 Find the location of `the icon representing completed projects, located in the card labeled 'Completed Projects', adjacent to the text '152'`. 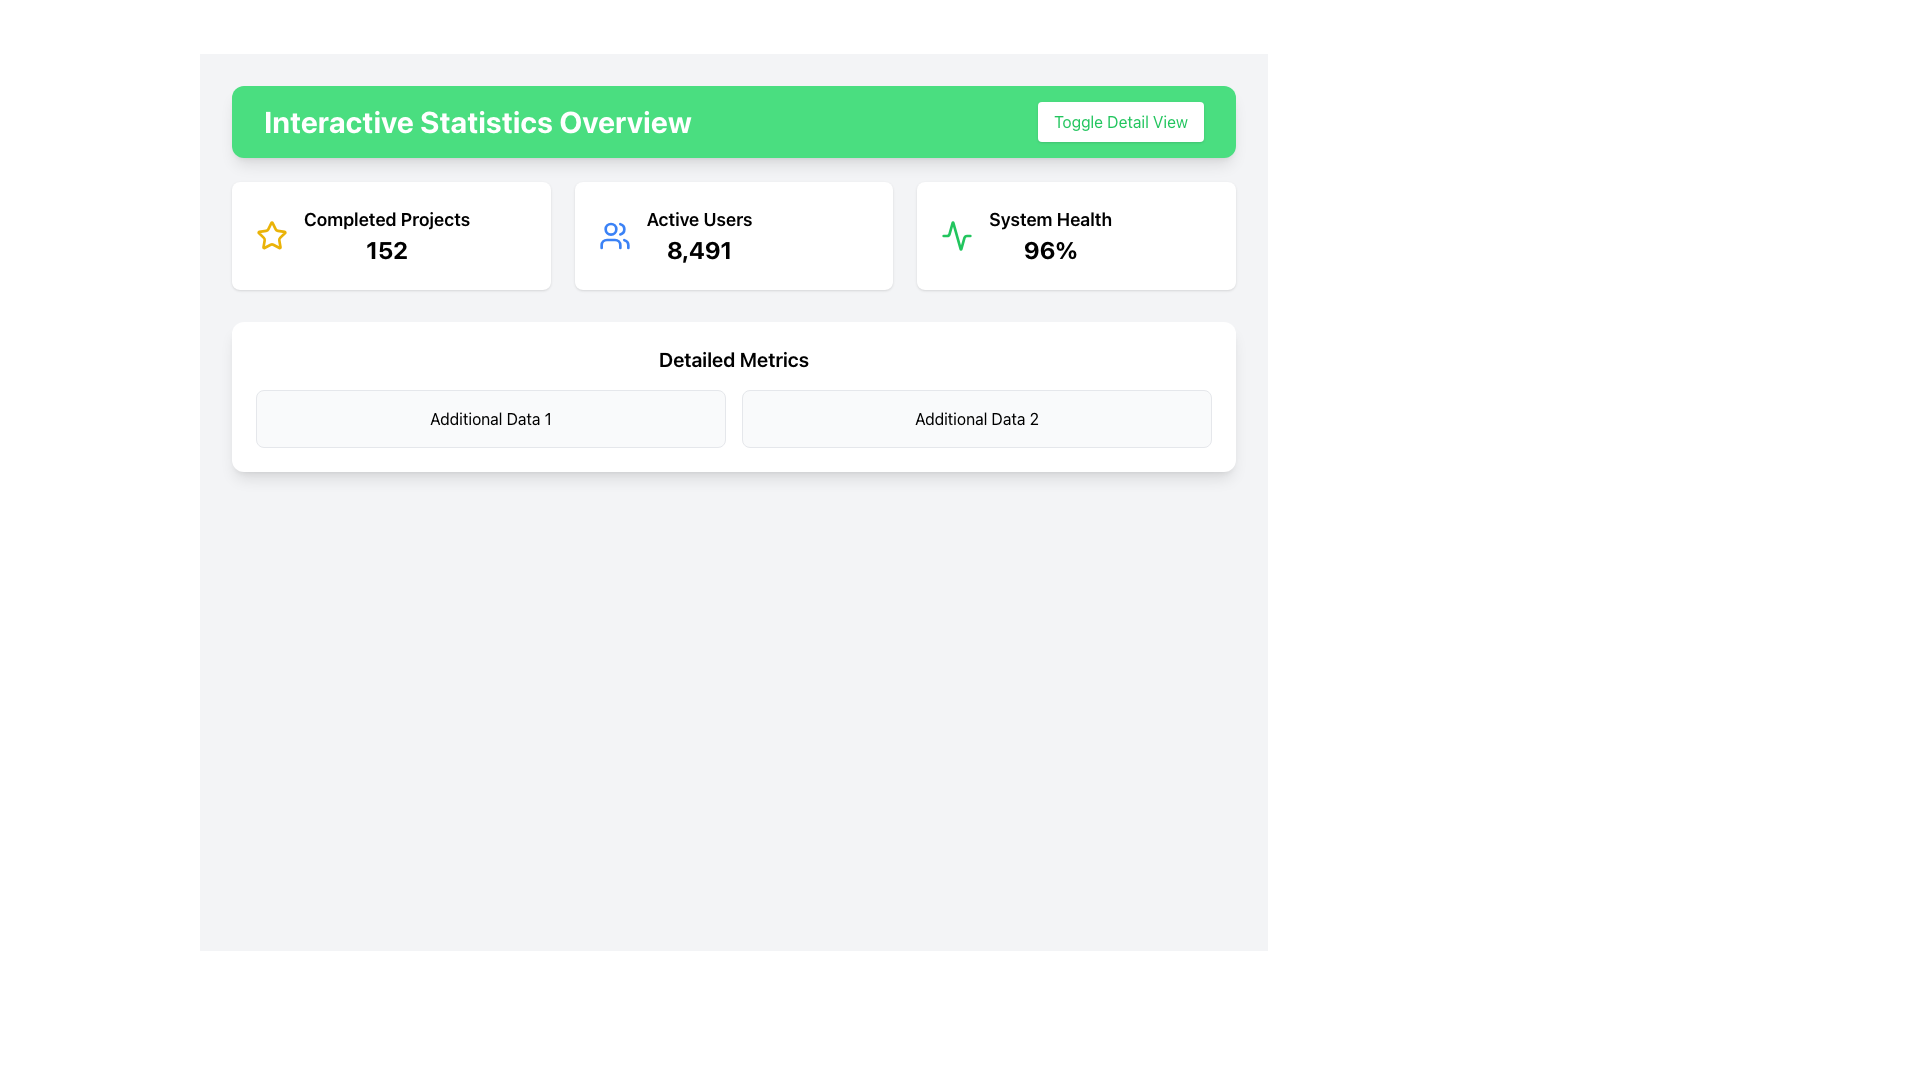

the icon representing completed projects, located in the card labeled 'Completed Projects', adjacent to the text '152' is located at coordinates (271, 234).